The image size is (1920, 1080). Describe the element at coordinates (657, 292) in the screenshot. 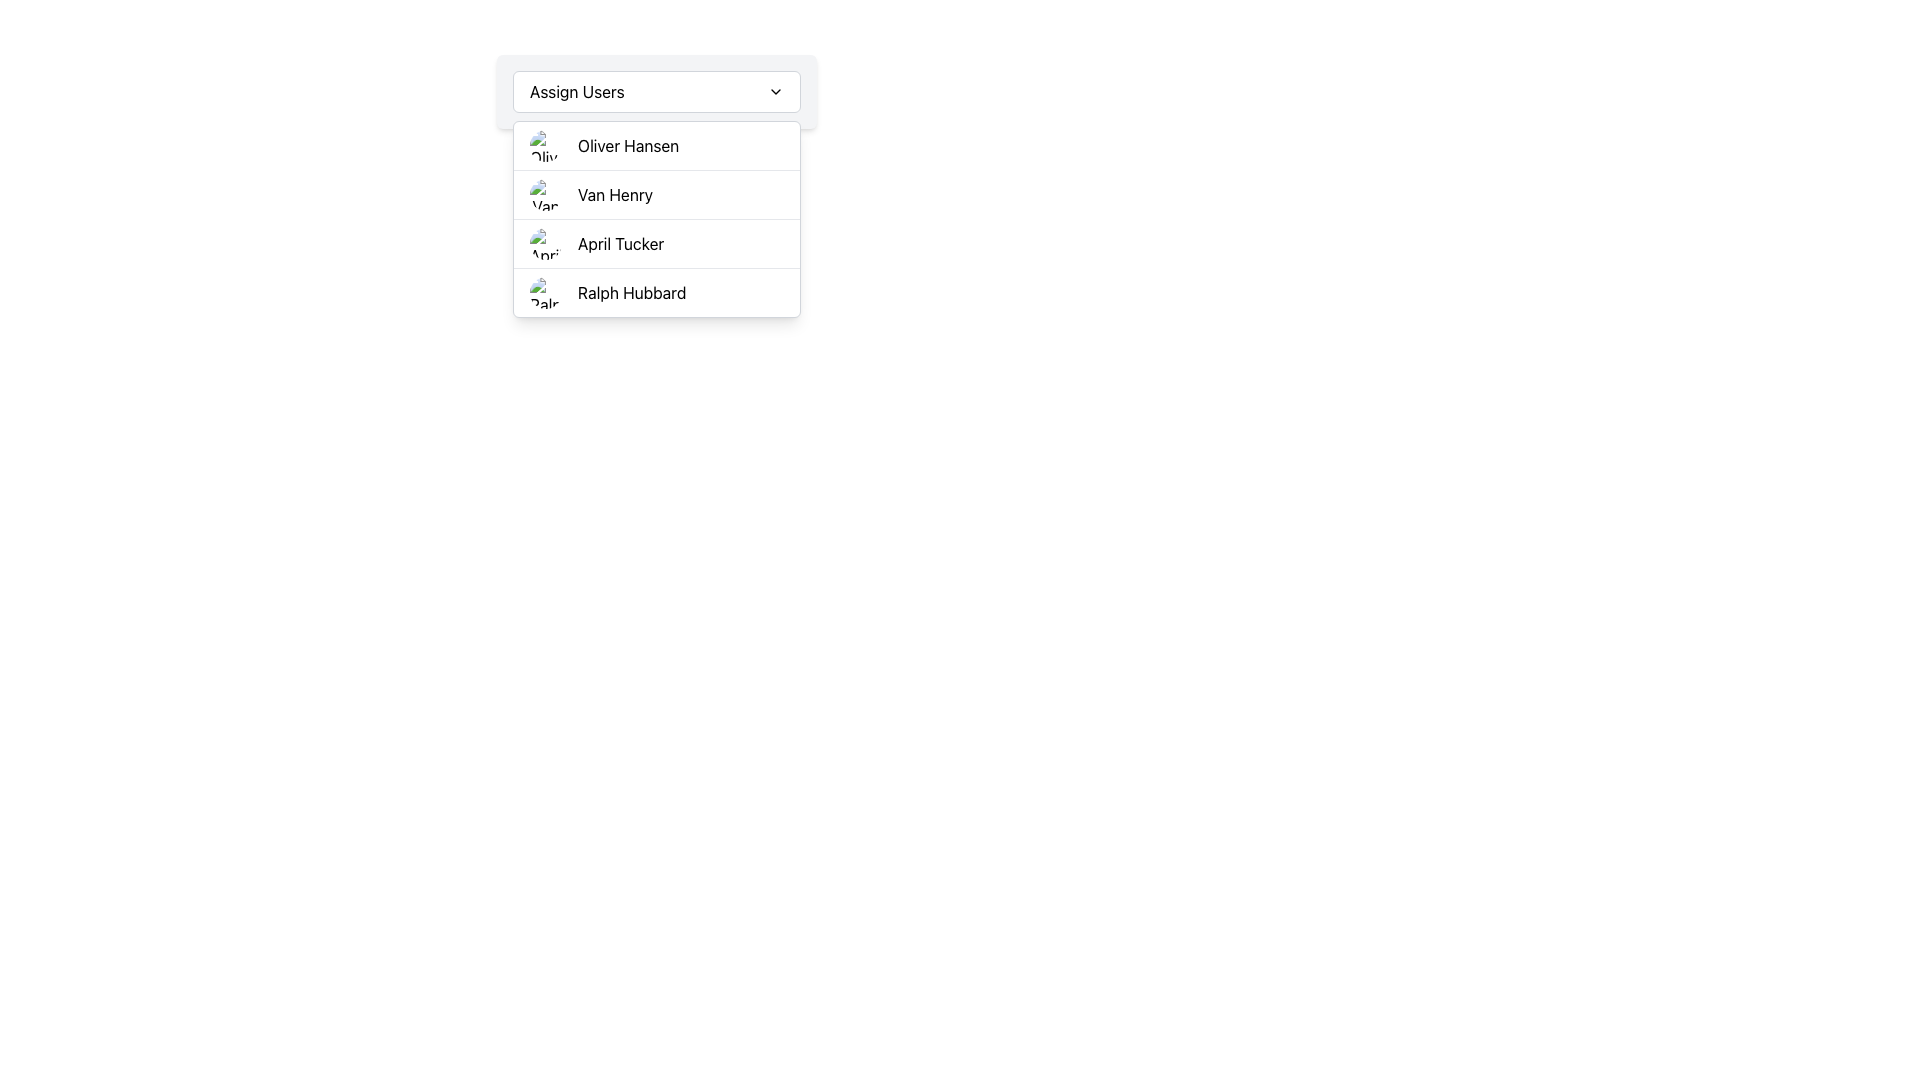

I see `the fourth list item with the avatar of Ralph Hubbard` at that location.